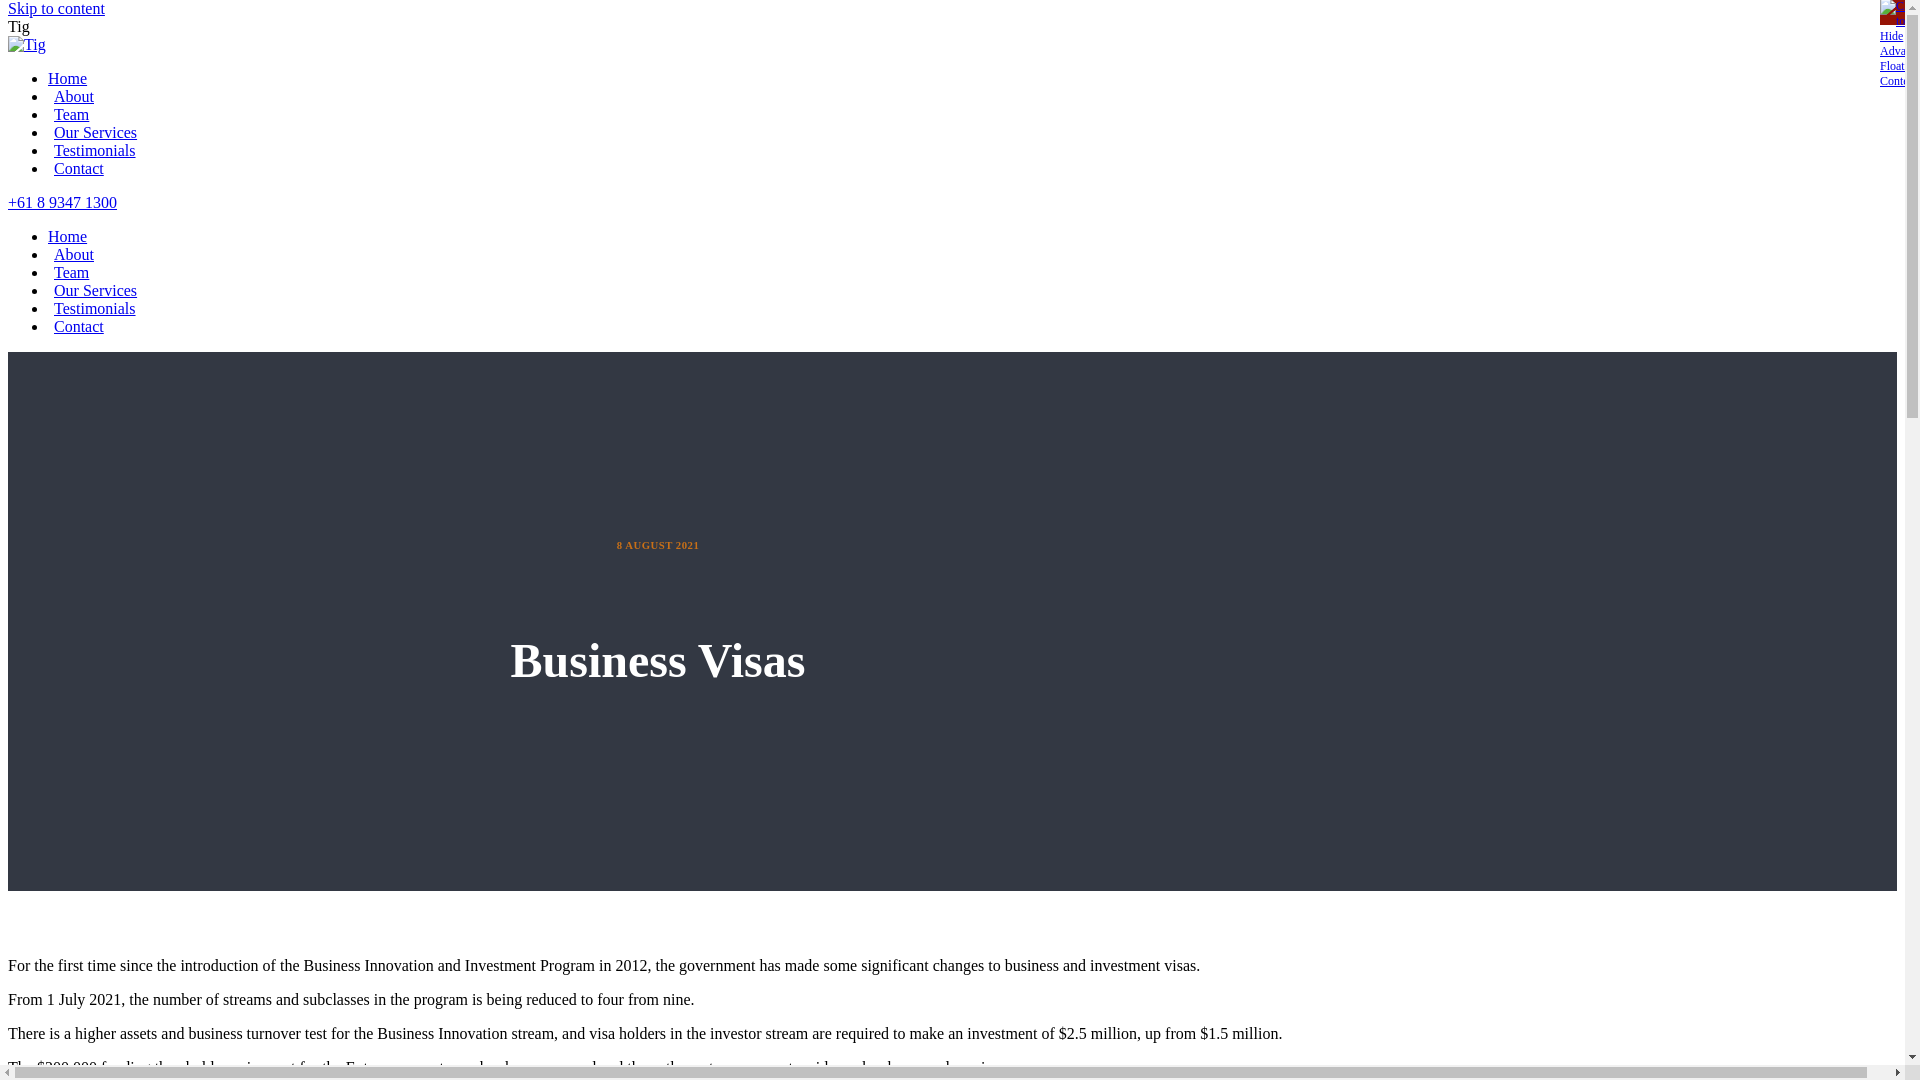  I want to click on 'Testimonials', so click(90, 149).